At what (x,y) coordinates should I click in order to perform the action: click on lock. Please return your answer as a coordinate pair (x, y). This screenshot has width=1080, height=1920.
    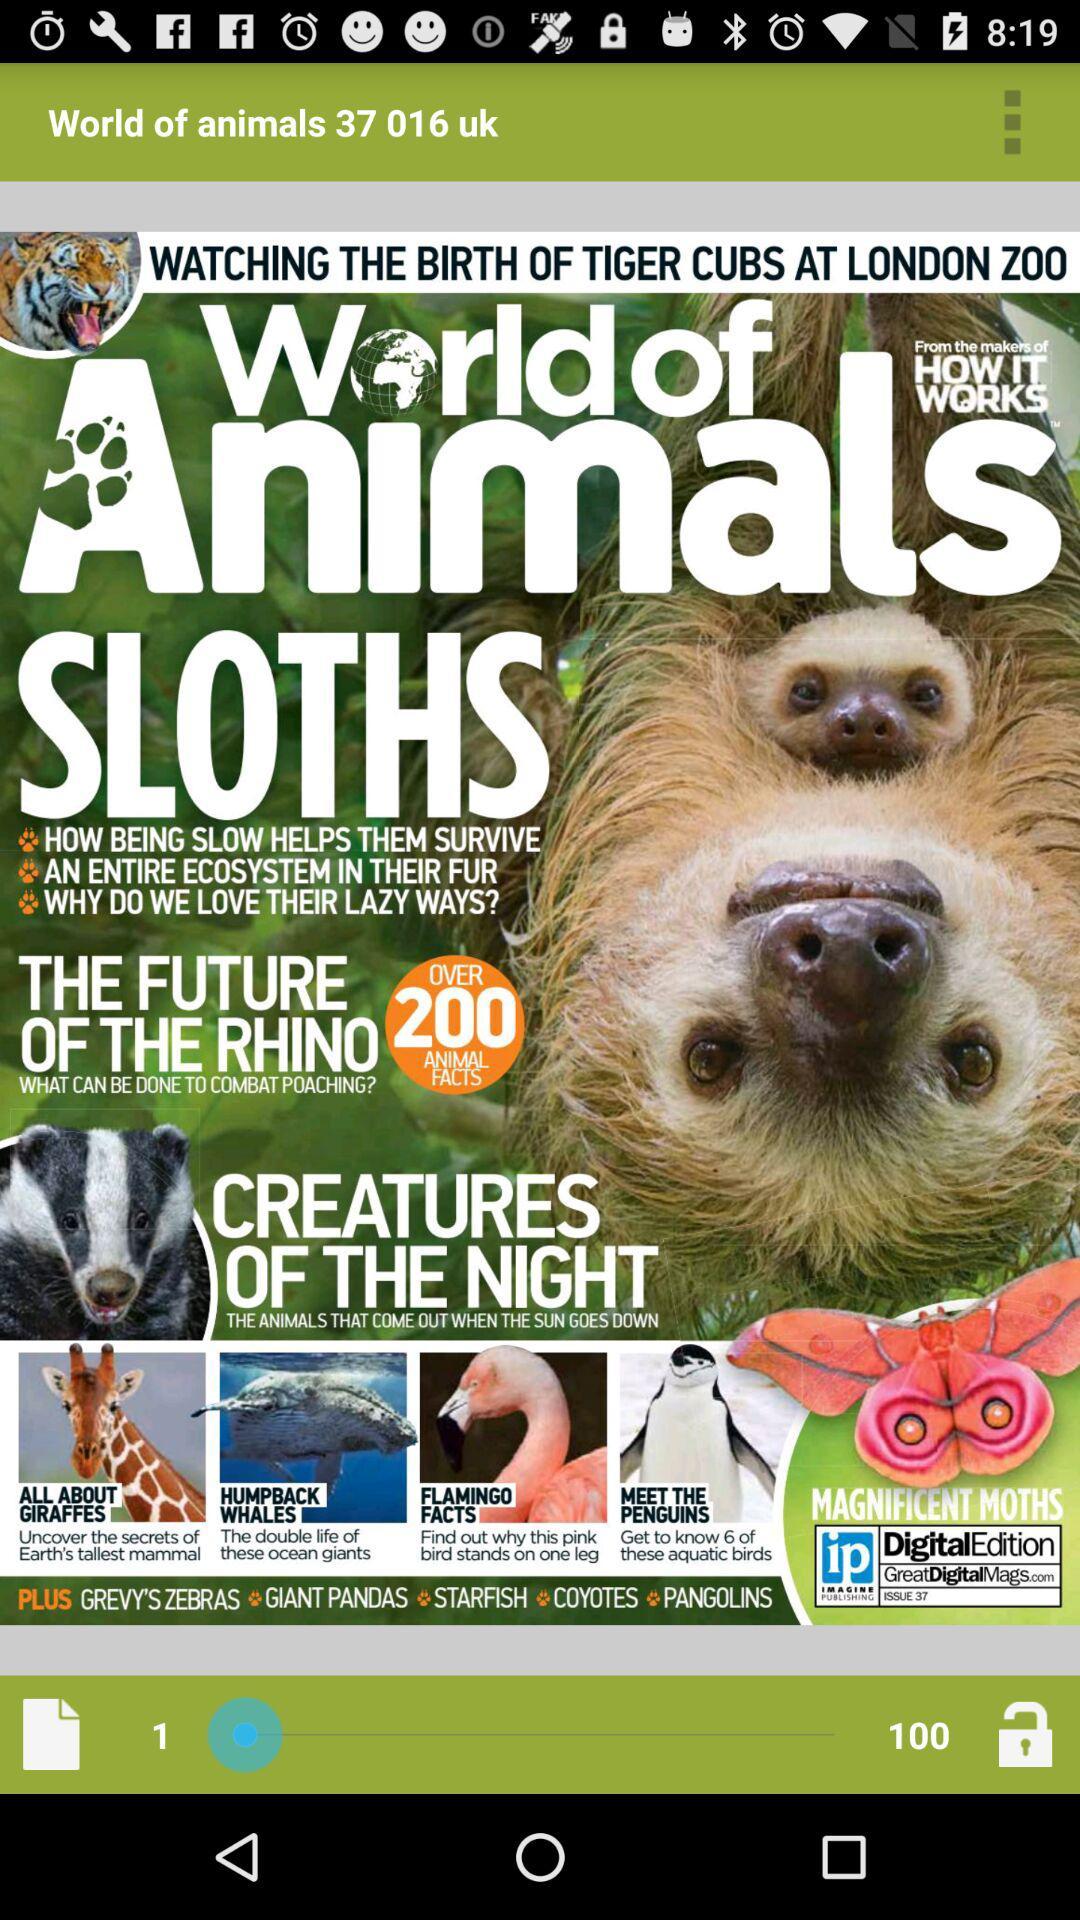
    Looking at the image, I should click on (1025, 1733).